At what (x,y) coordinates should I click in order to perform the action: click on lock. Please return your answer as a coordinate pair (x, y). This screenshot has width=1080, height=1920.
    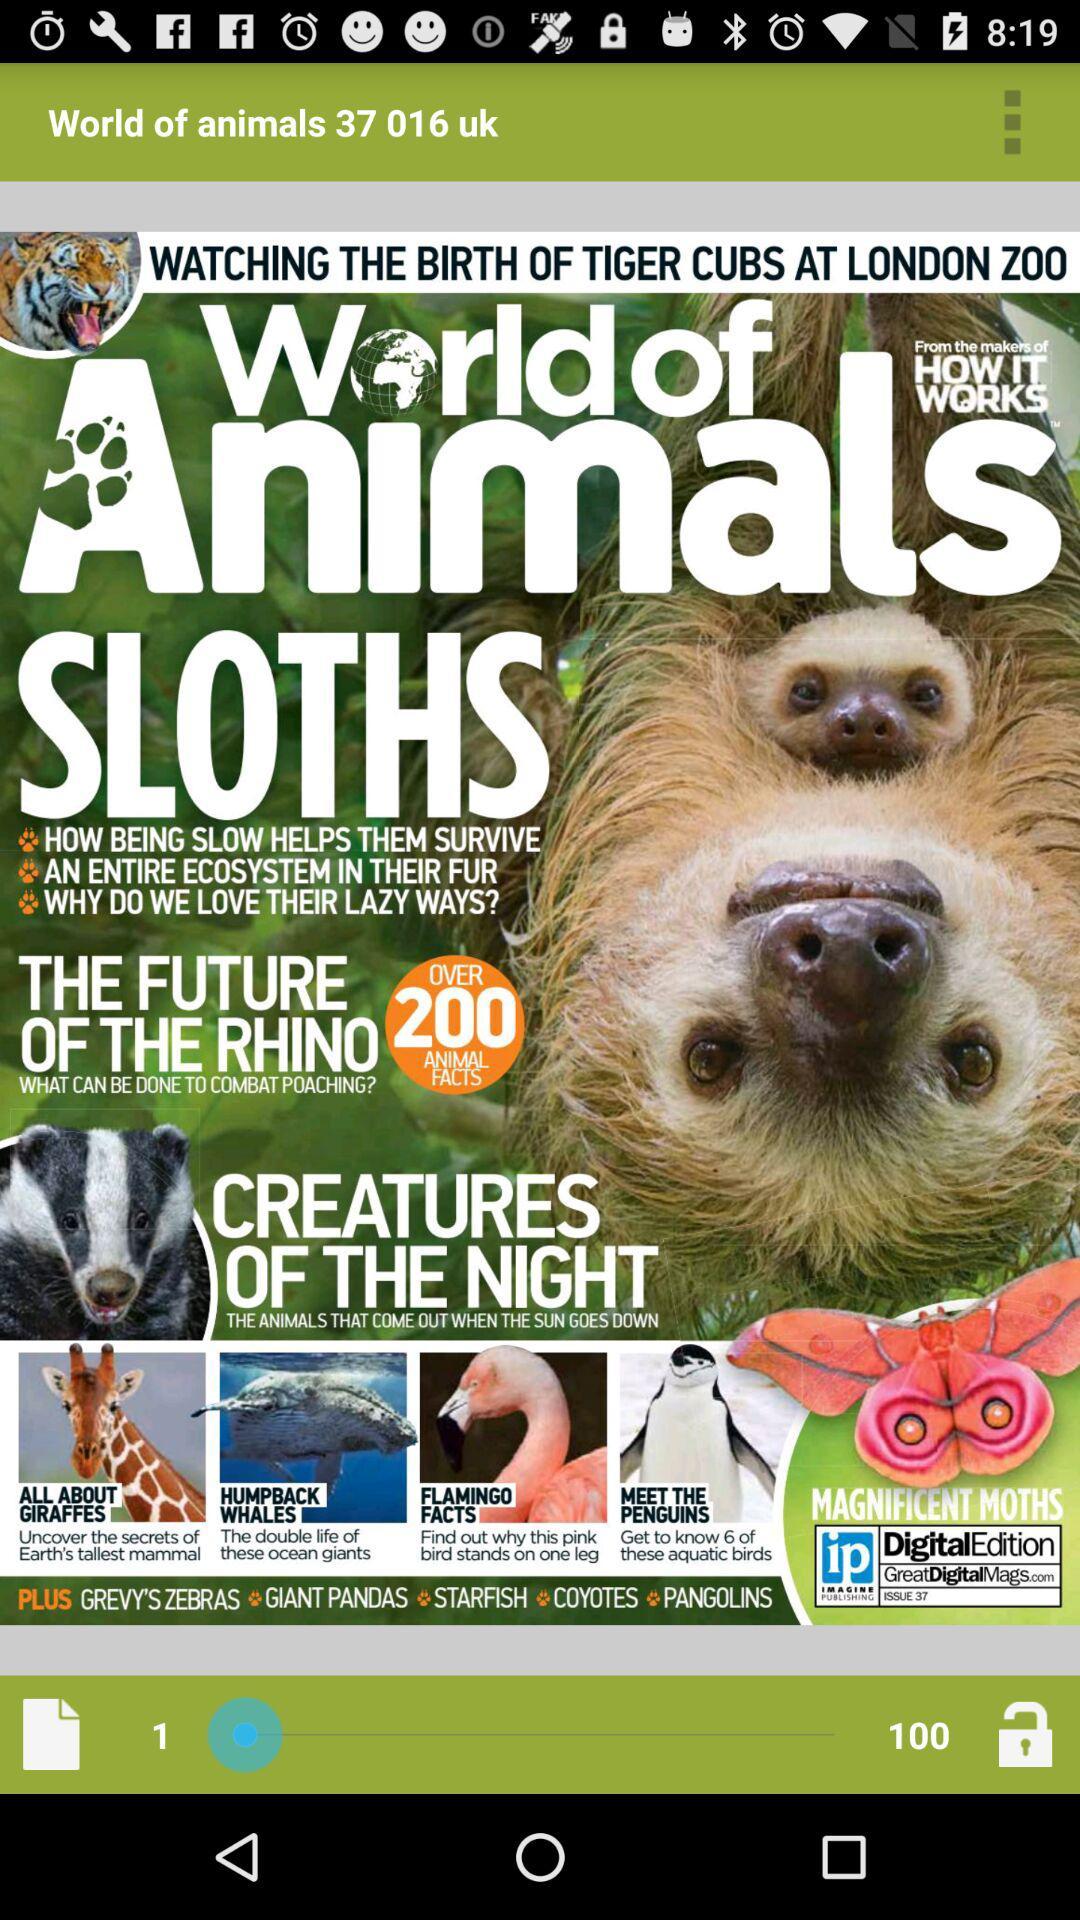
    Looking at the image, I should click on (1025, 1733).